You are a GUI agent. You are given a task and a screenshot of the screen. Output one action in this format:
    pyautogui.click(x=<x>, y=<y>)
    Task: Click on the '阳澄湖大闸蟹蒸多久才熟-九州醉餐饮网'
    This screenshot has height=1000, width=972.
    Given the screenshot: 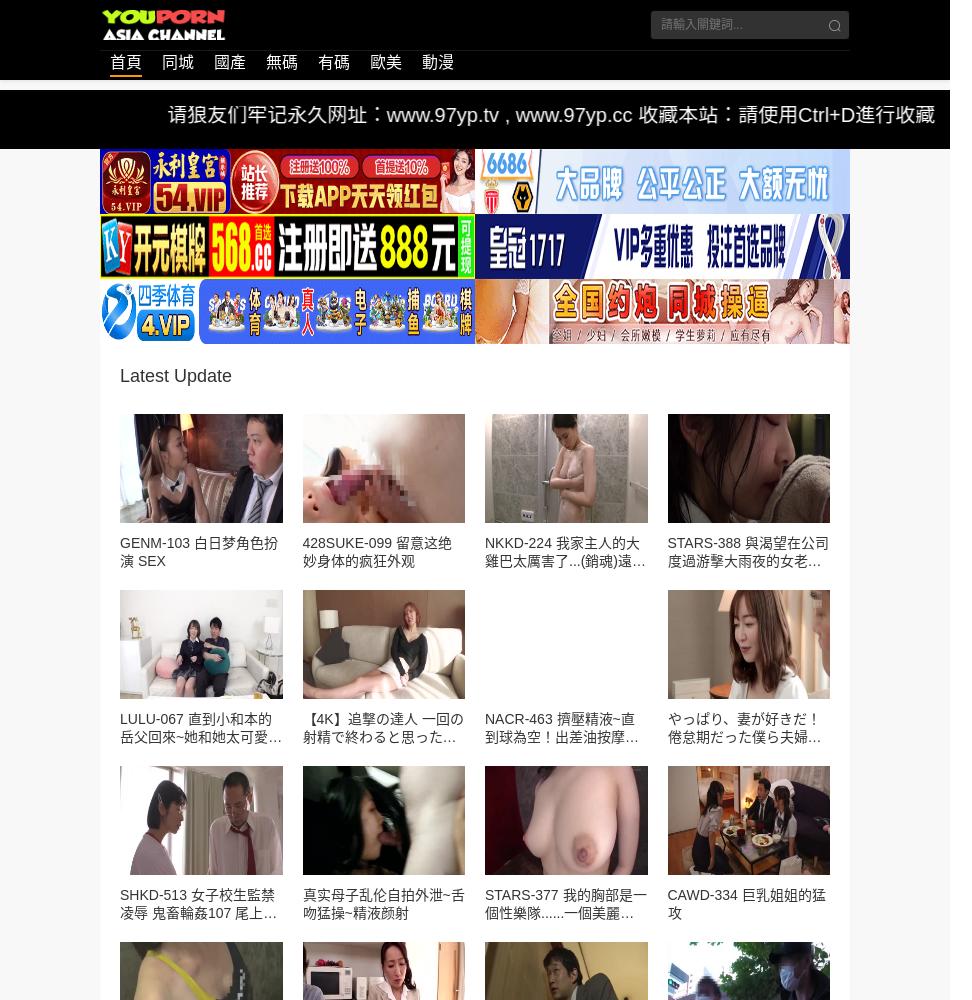 What is the action you would take?
    pyautogui.click(x=139, y=835)
    